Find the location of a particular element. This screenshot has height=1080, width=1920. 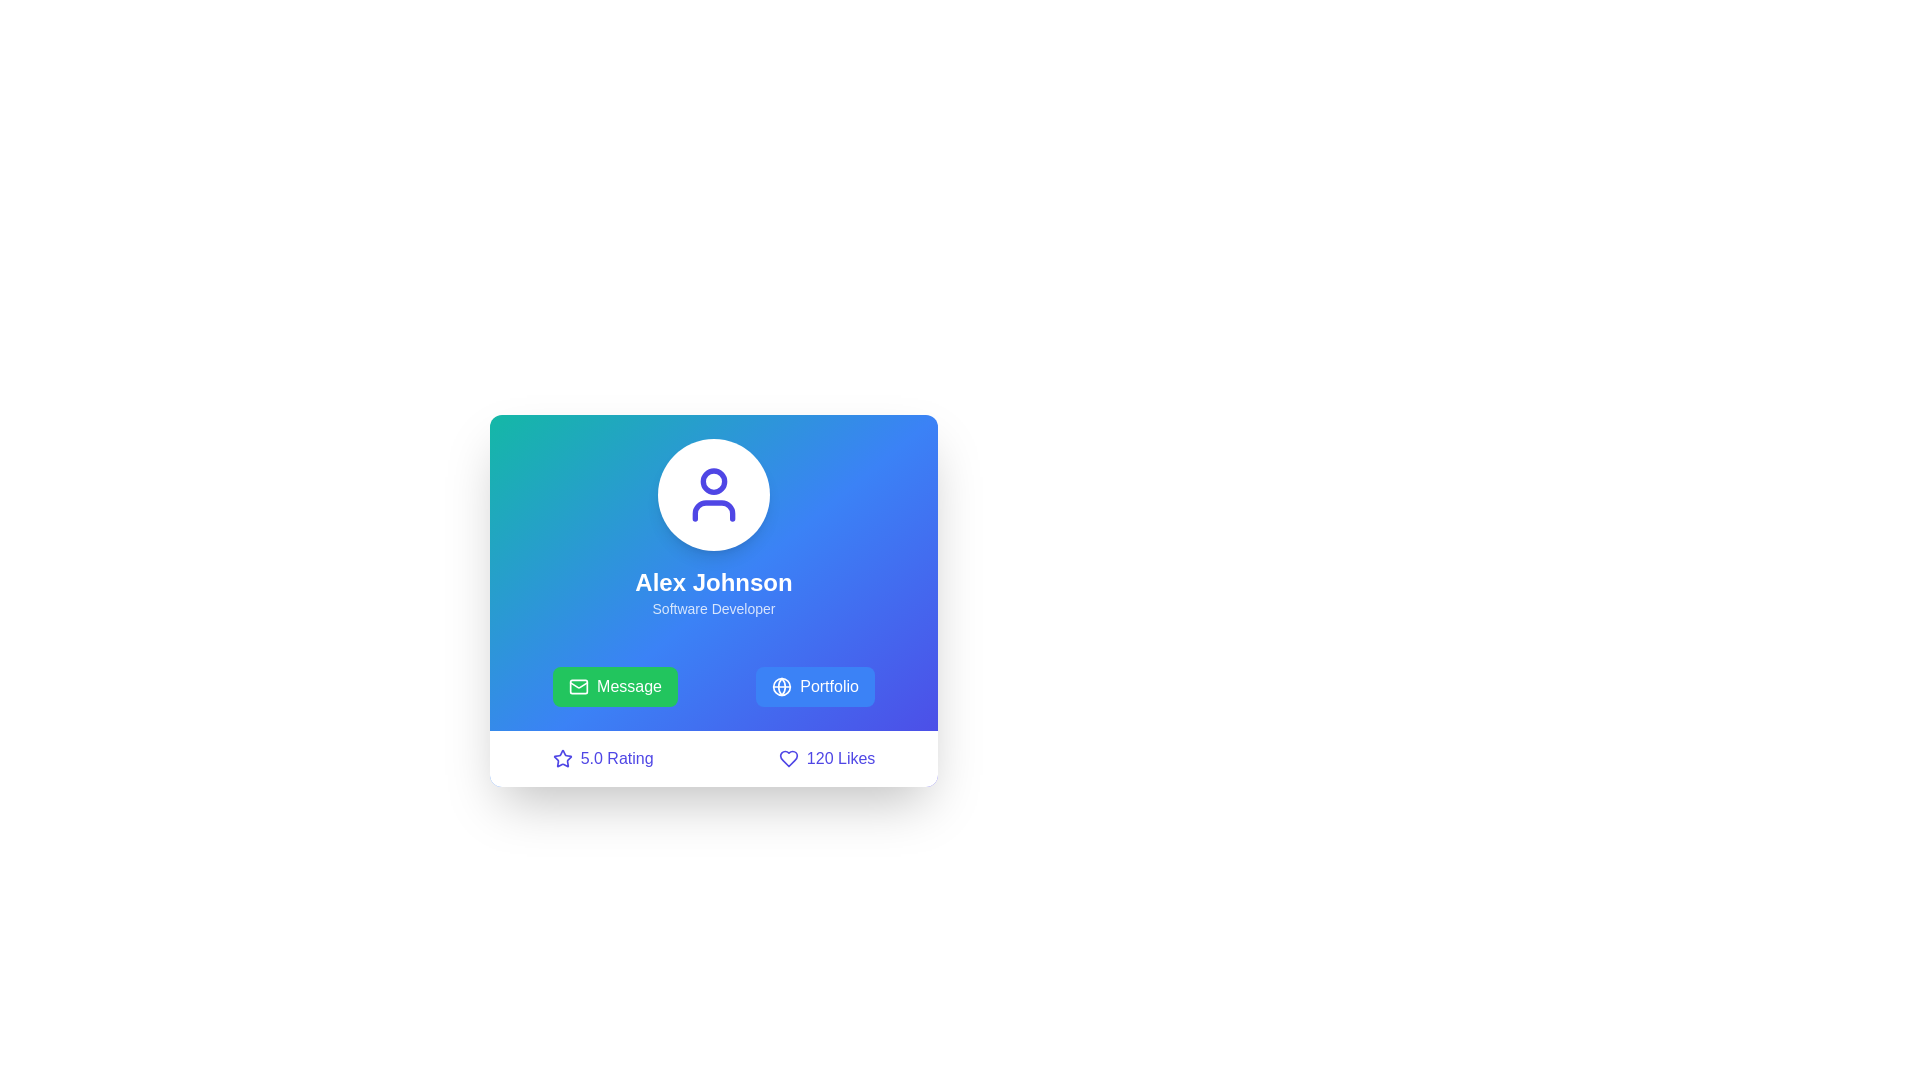

the non-interactive Text Label that describes the individual's role as 'Software Developer', located centrally within the card layout below the title 'Alex Johnson' is located at coordinates (714, 608).